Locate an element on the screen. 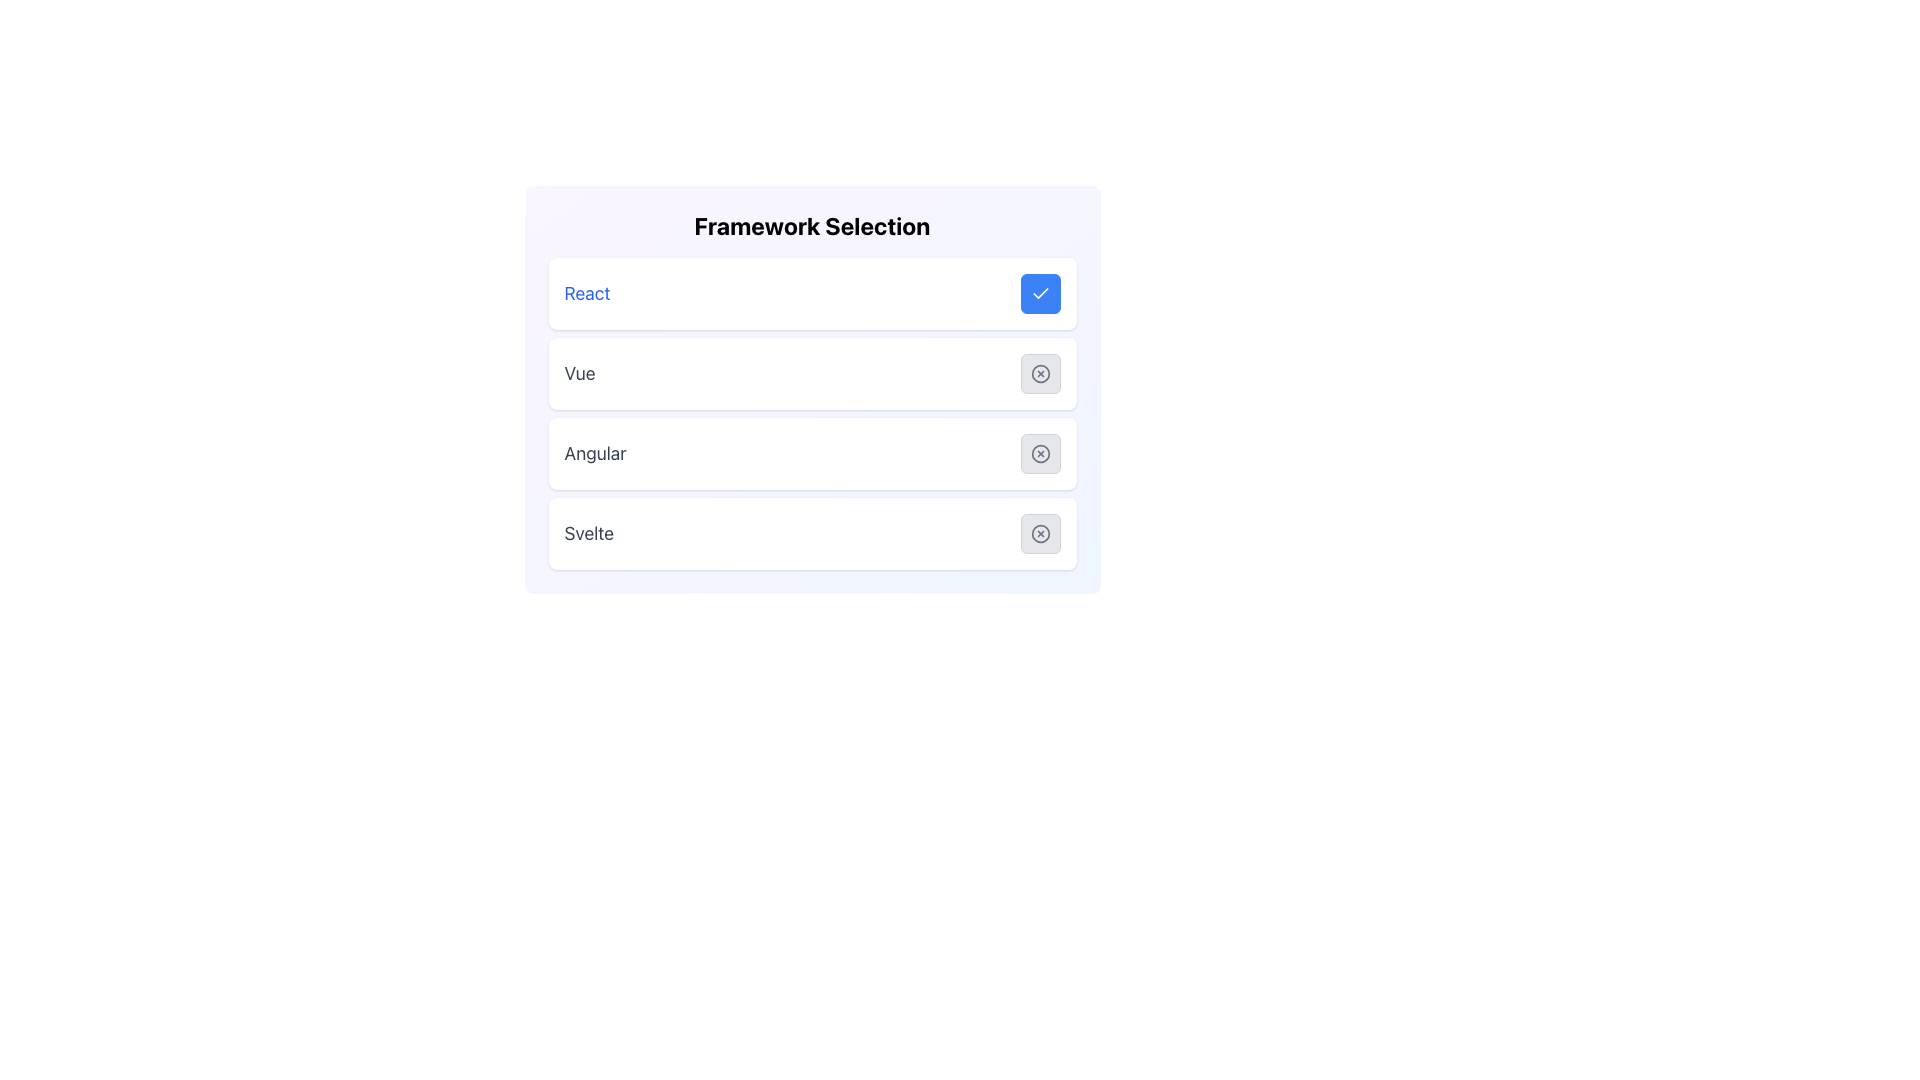 The image size is (1920, 1080). the circular gray button with a cross icon, which is the second action button to the right of the text 'Angular' in the framework options list is located at coordinates (1040, 454).